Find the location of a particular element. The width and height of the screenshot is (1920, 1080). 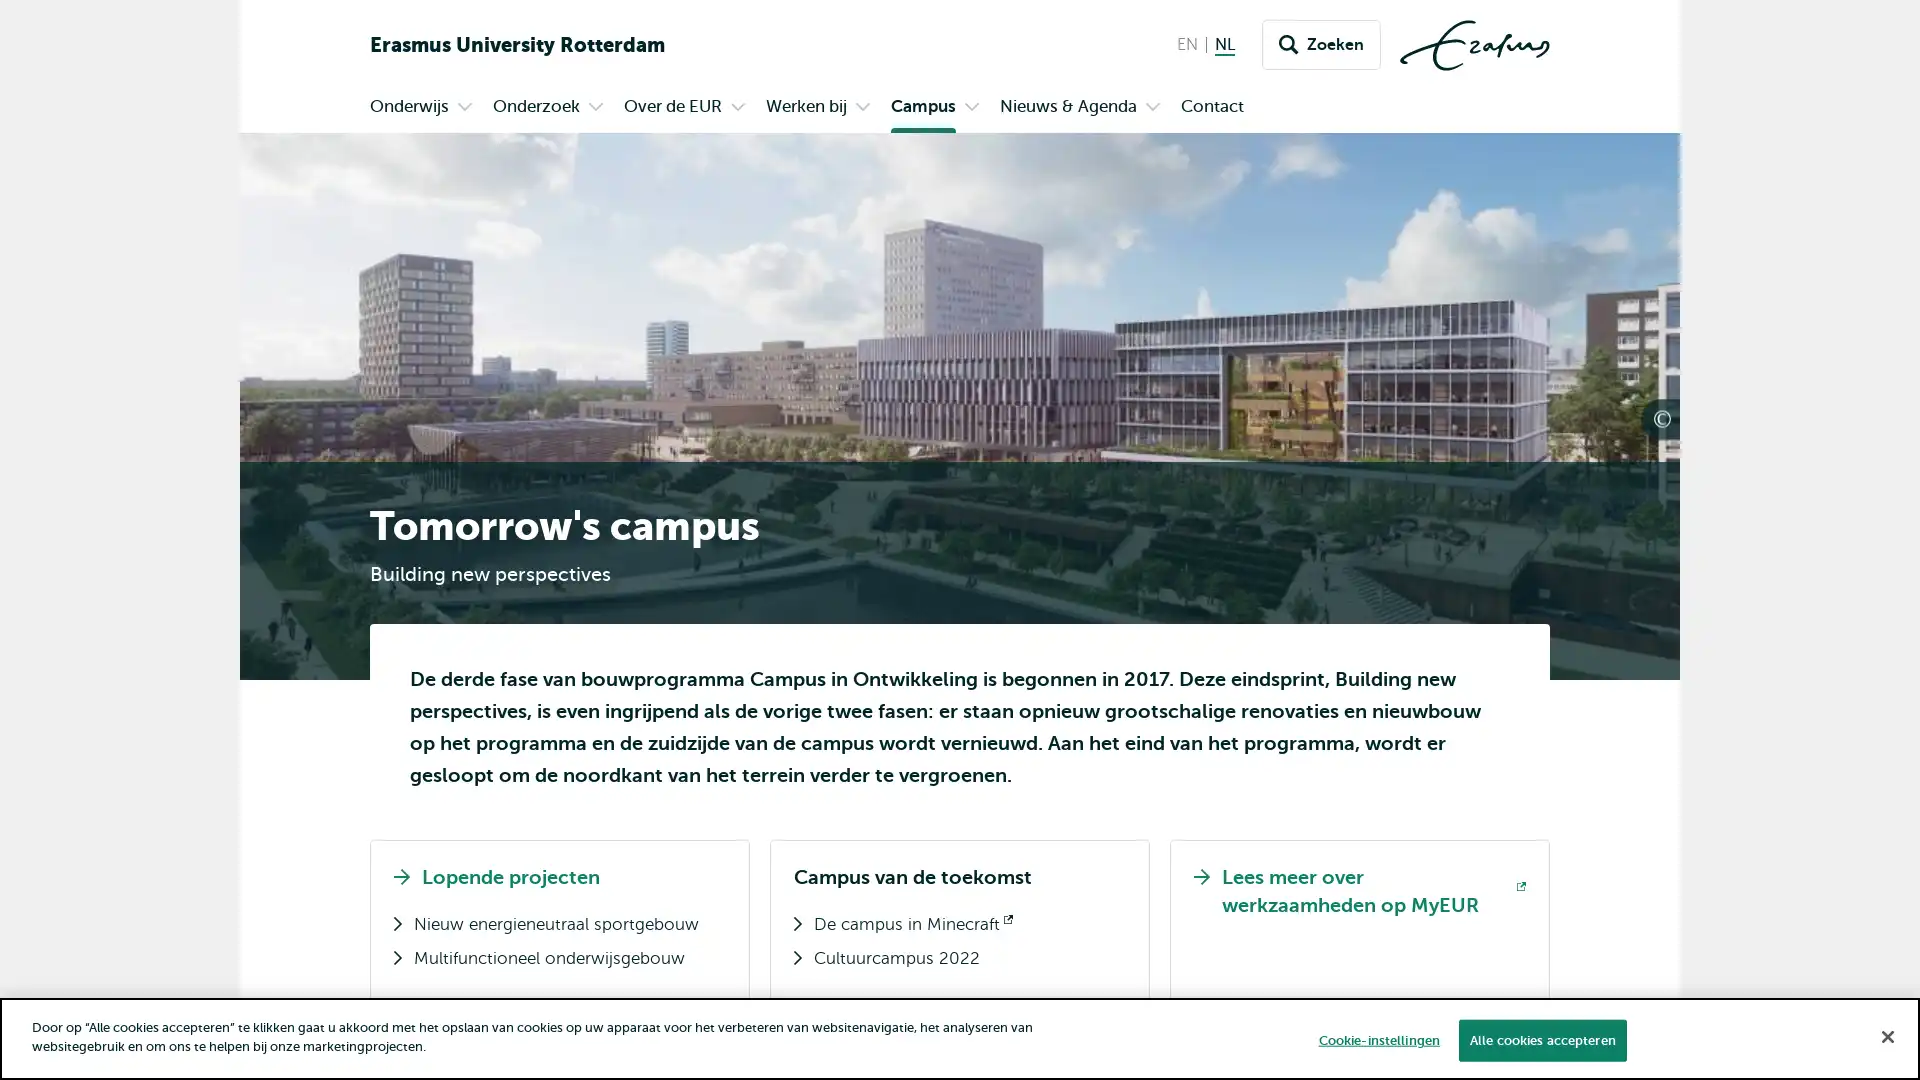

Cookie-instellingen is located at coordinates (1377, 1039).